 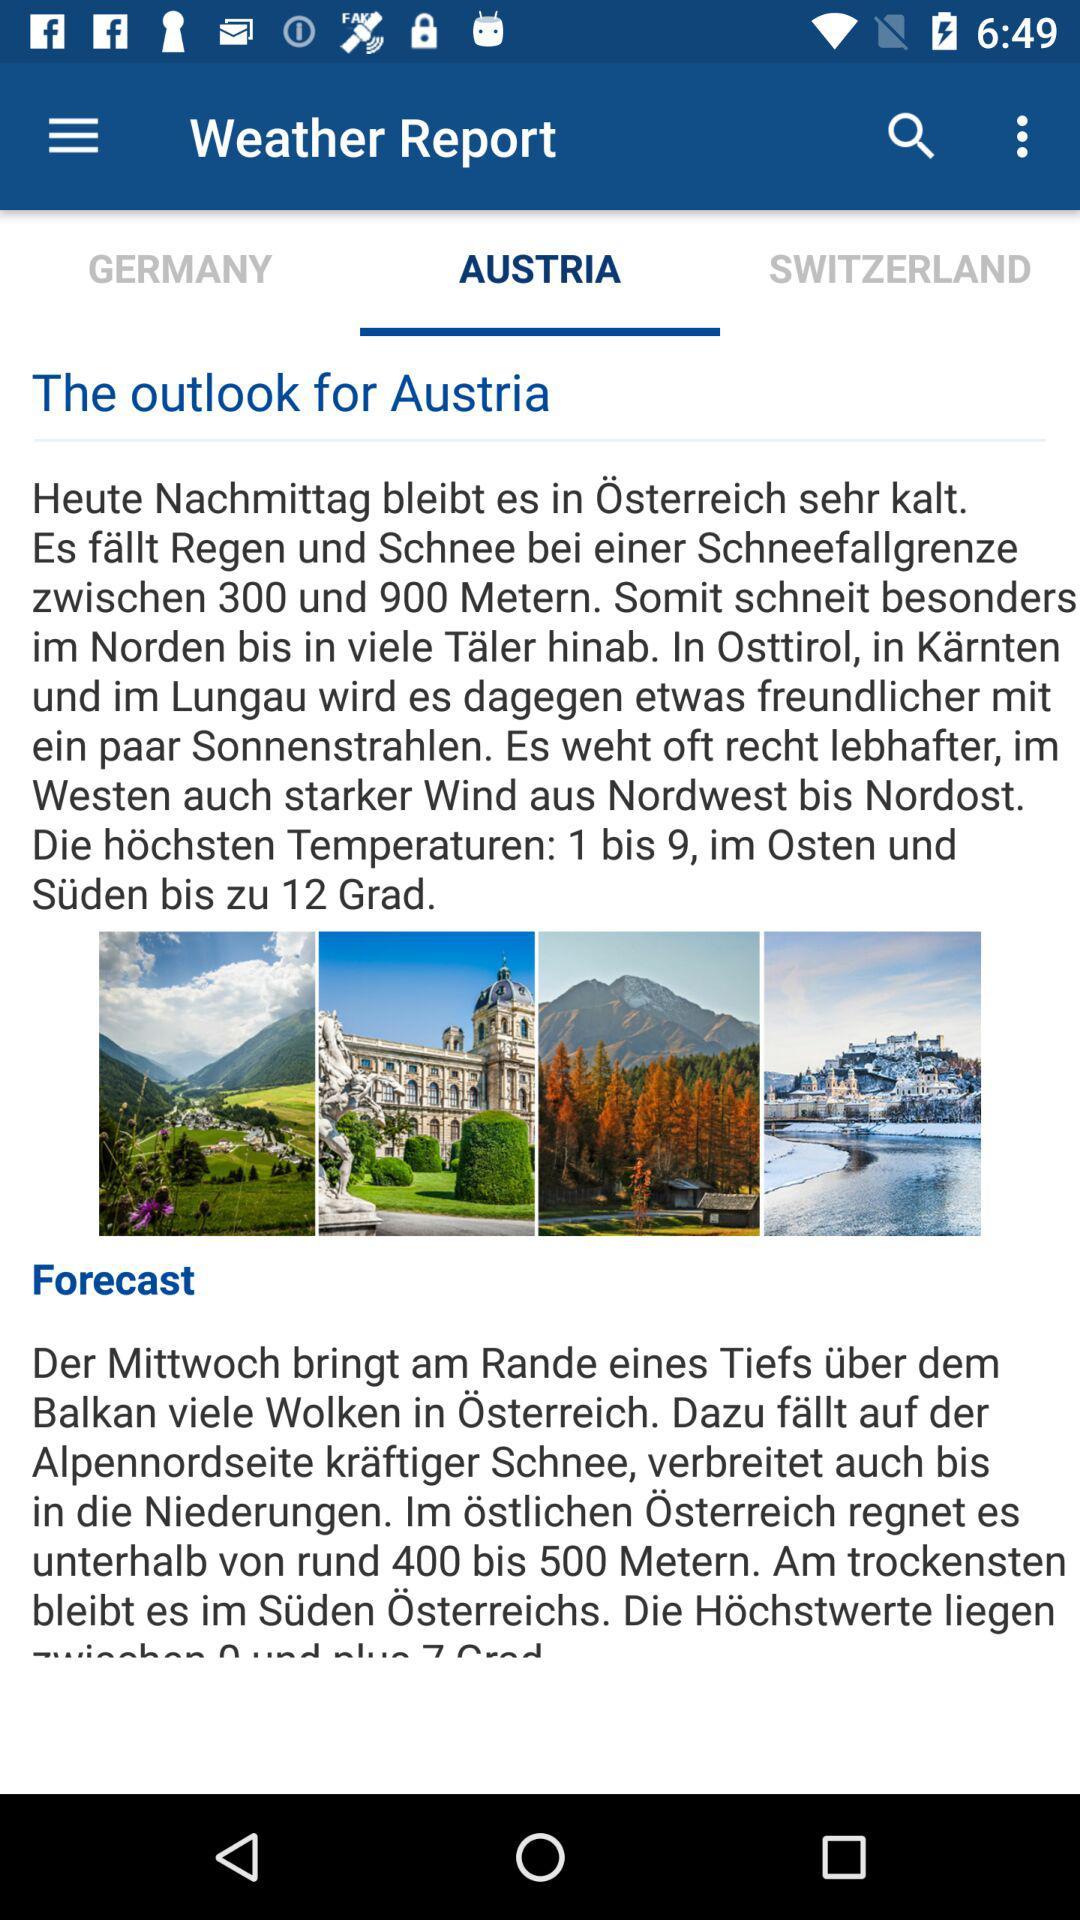 I want to click on germany, so click(x=180, y=272).